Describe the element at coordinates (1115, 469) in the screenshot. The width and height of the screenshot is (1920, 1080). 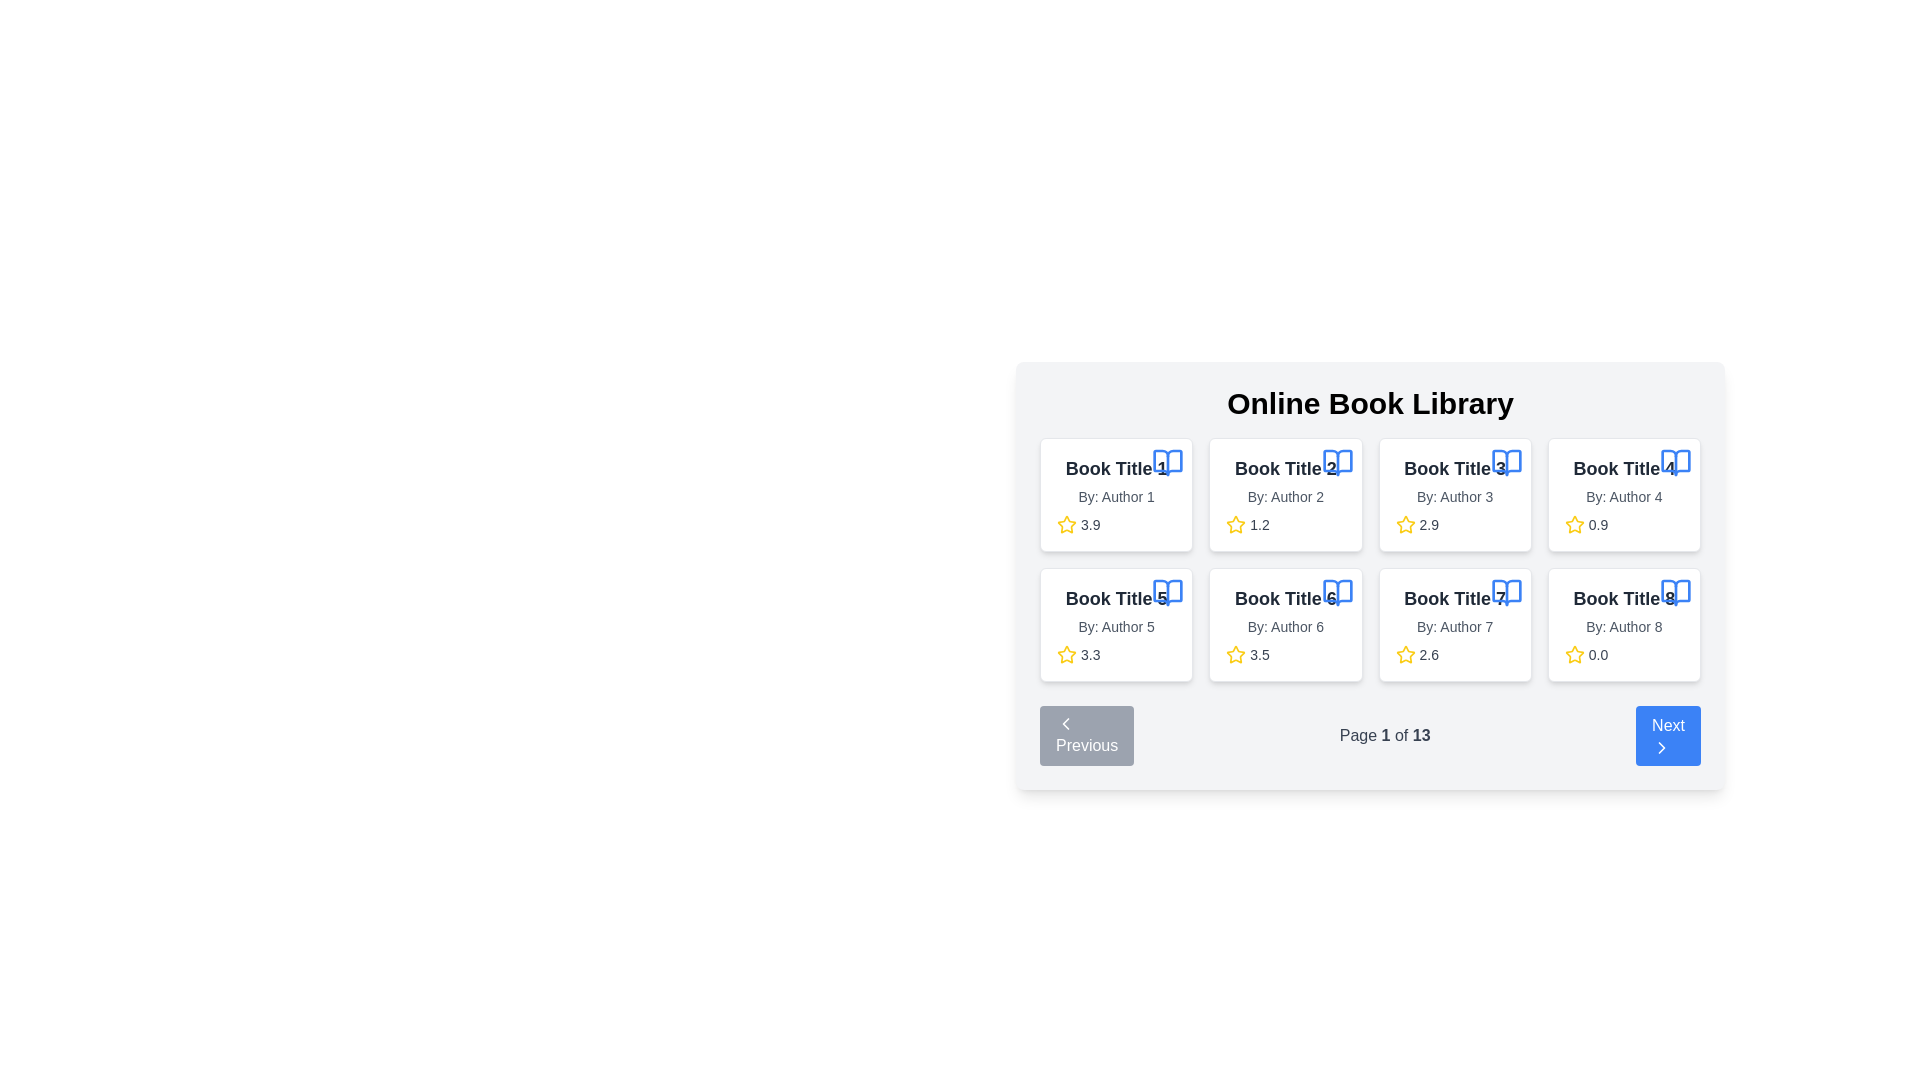
I see `the text element displaying 'Book Title 1', which is bold and large, located at the top-left corner of the grid layout in the first card` at that location.